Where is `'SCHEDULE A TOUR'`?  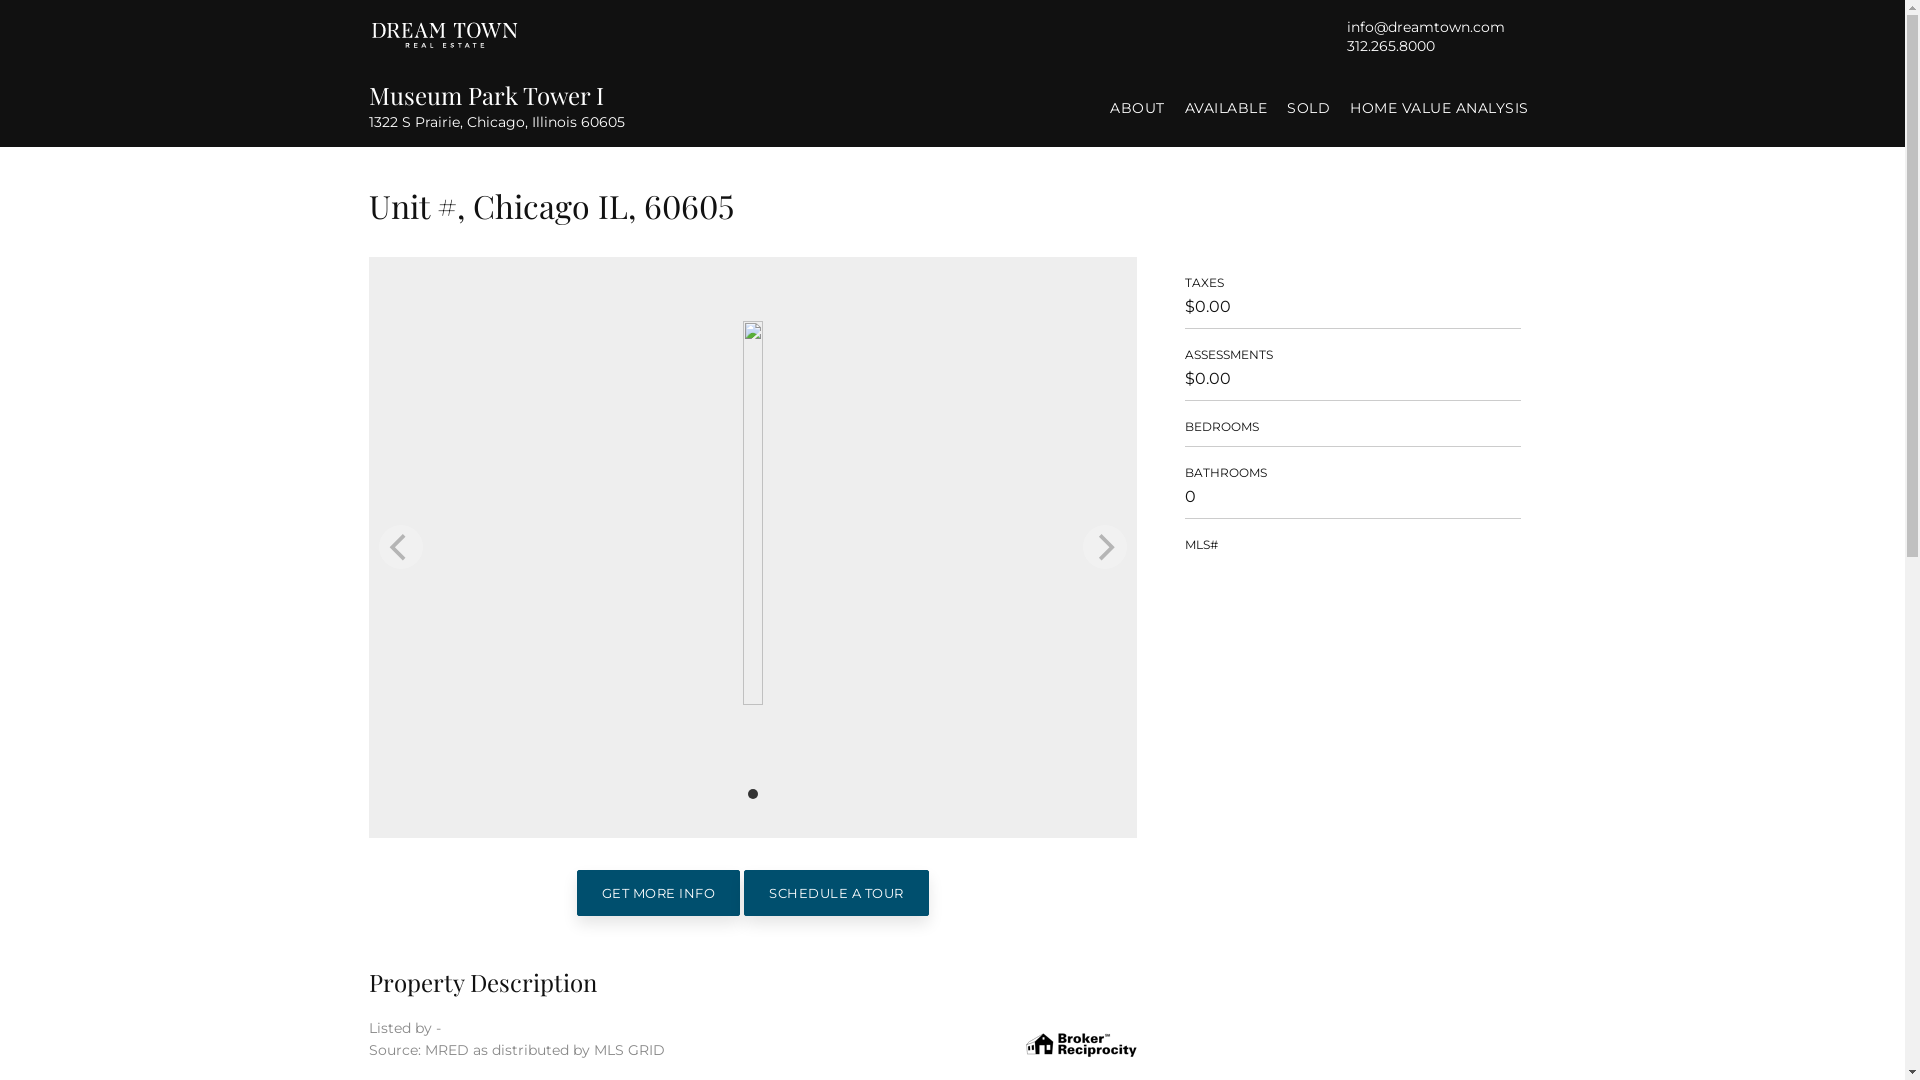
'SCHEDULE A TOUR' is located at coordinates (836, 892).